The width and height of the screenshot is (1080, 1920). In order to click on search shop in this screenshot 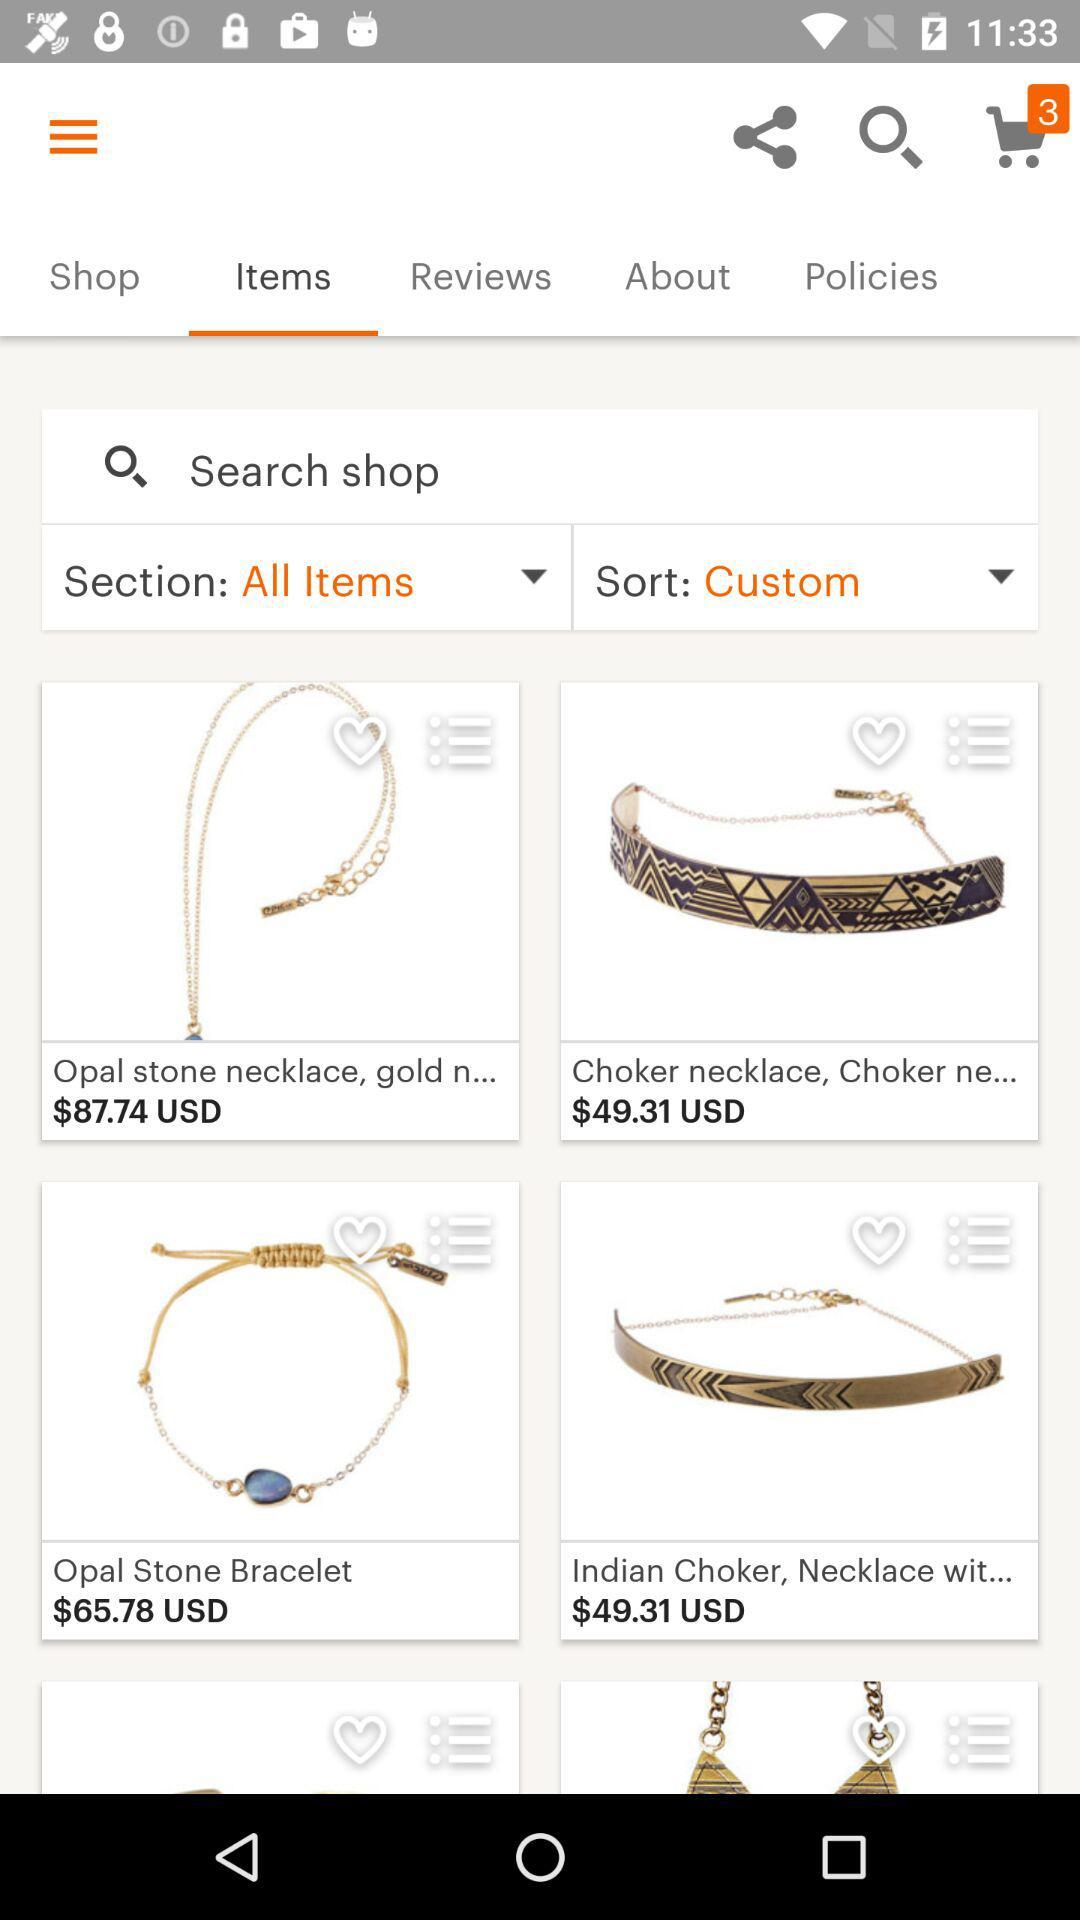, I will do `click(591, 466)`.